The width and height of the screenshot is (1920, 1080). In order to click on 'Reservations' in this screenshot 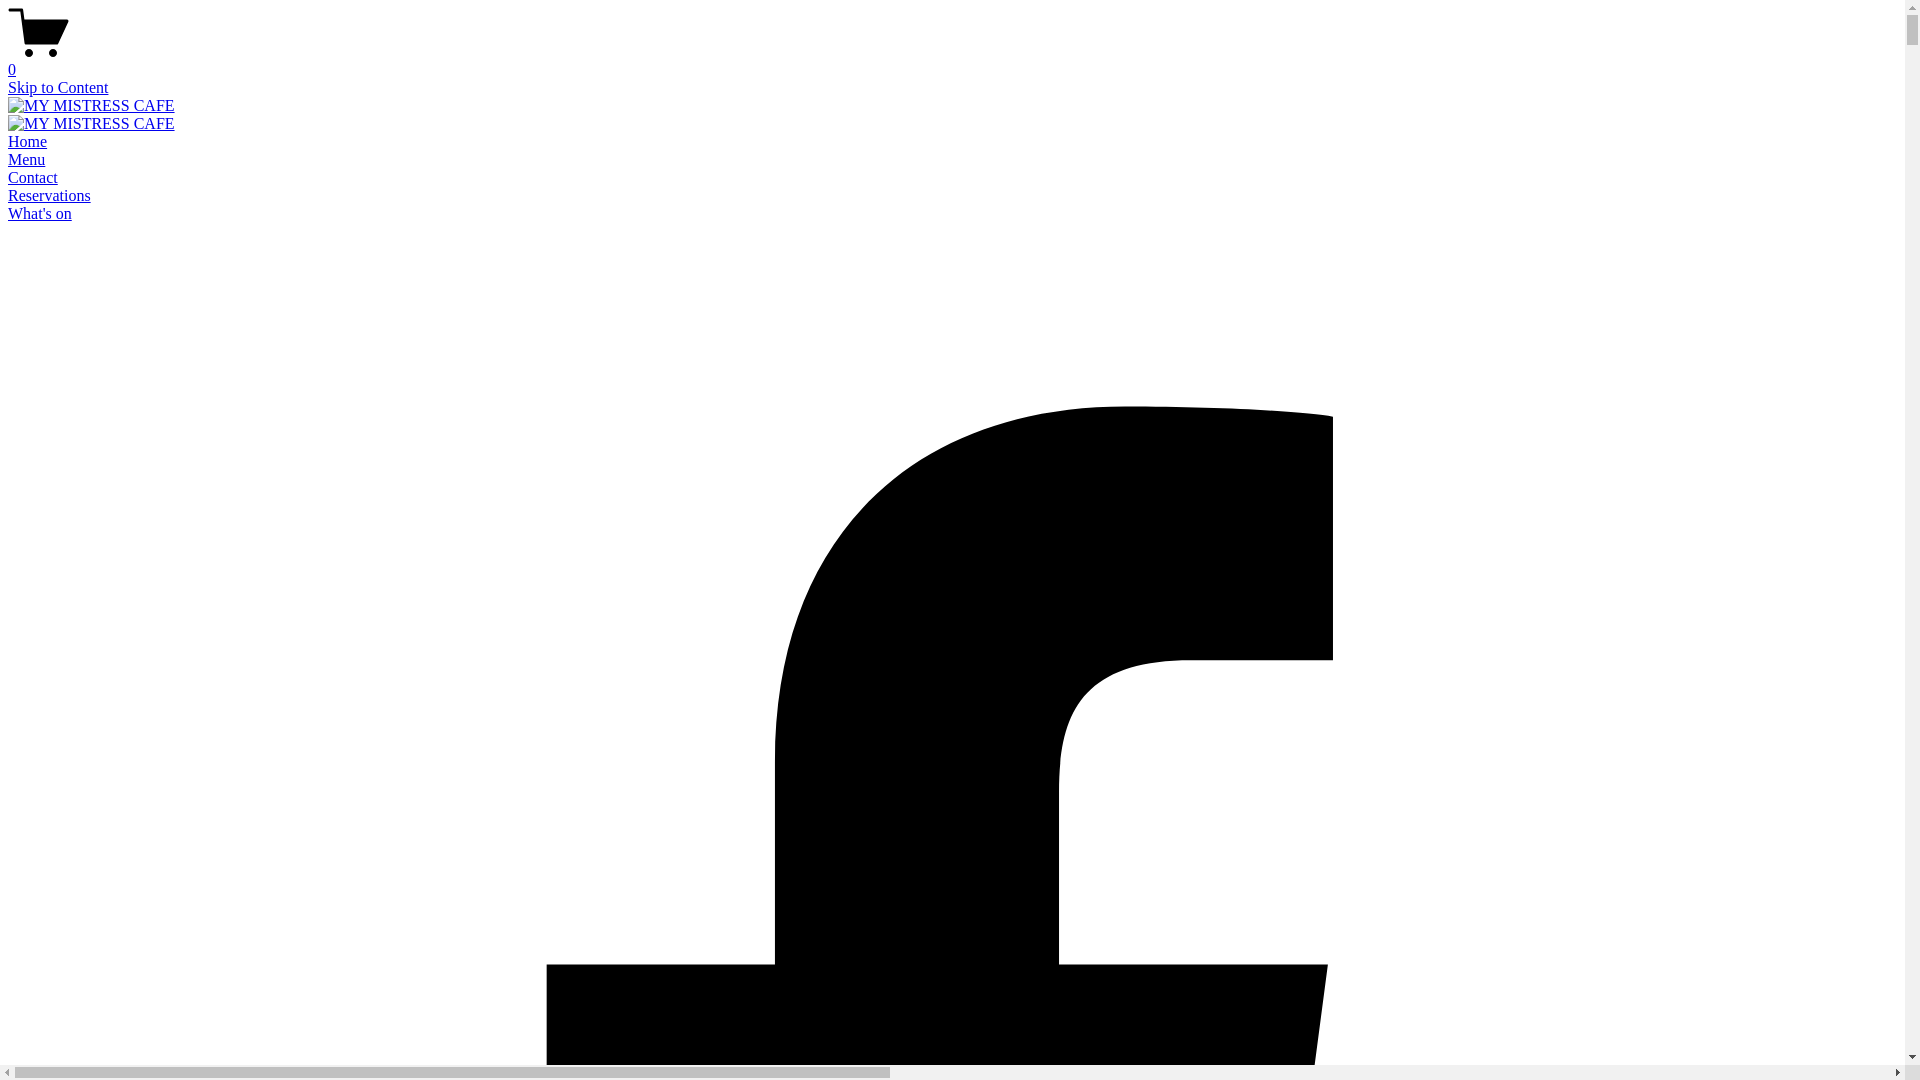, I will do `click(49, 195)`.